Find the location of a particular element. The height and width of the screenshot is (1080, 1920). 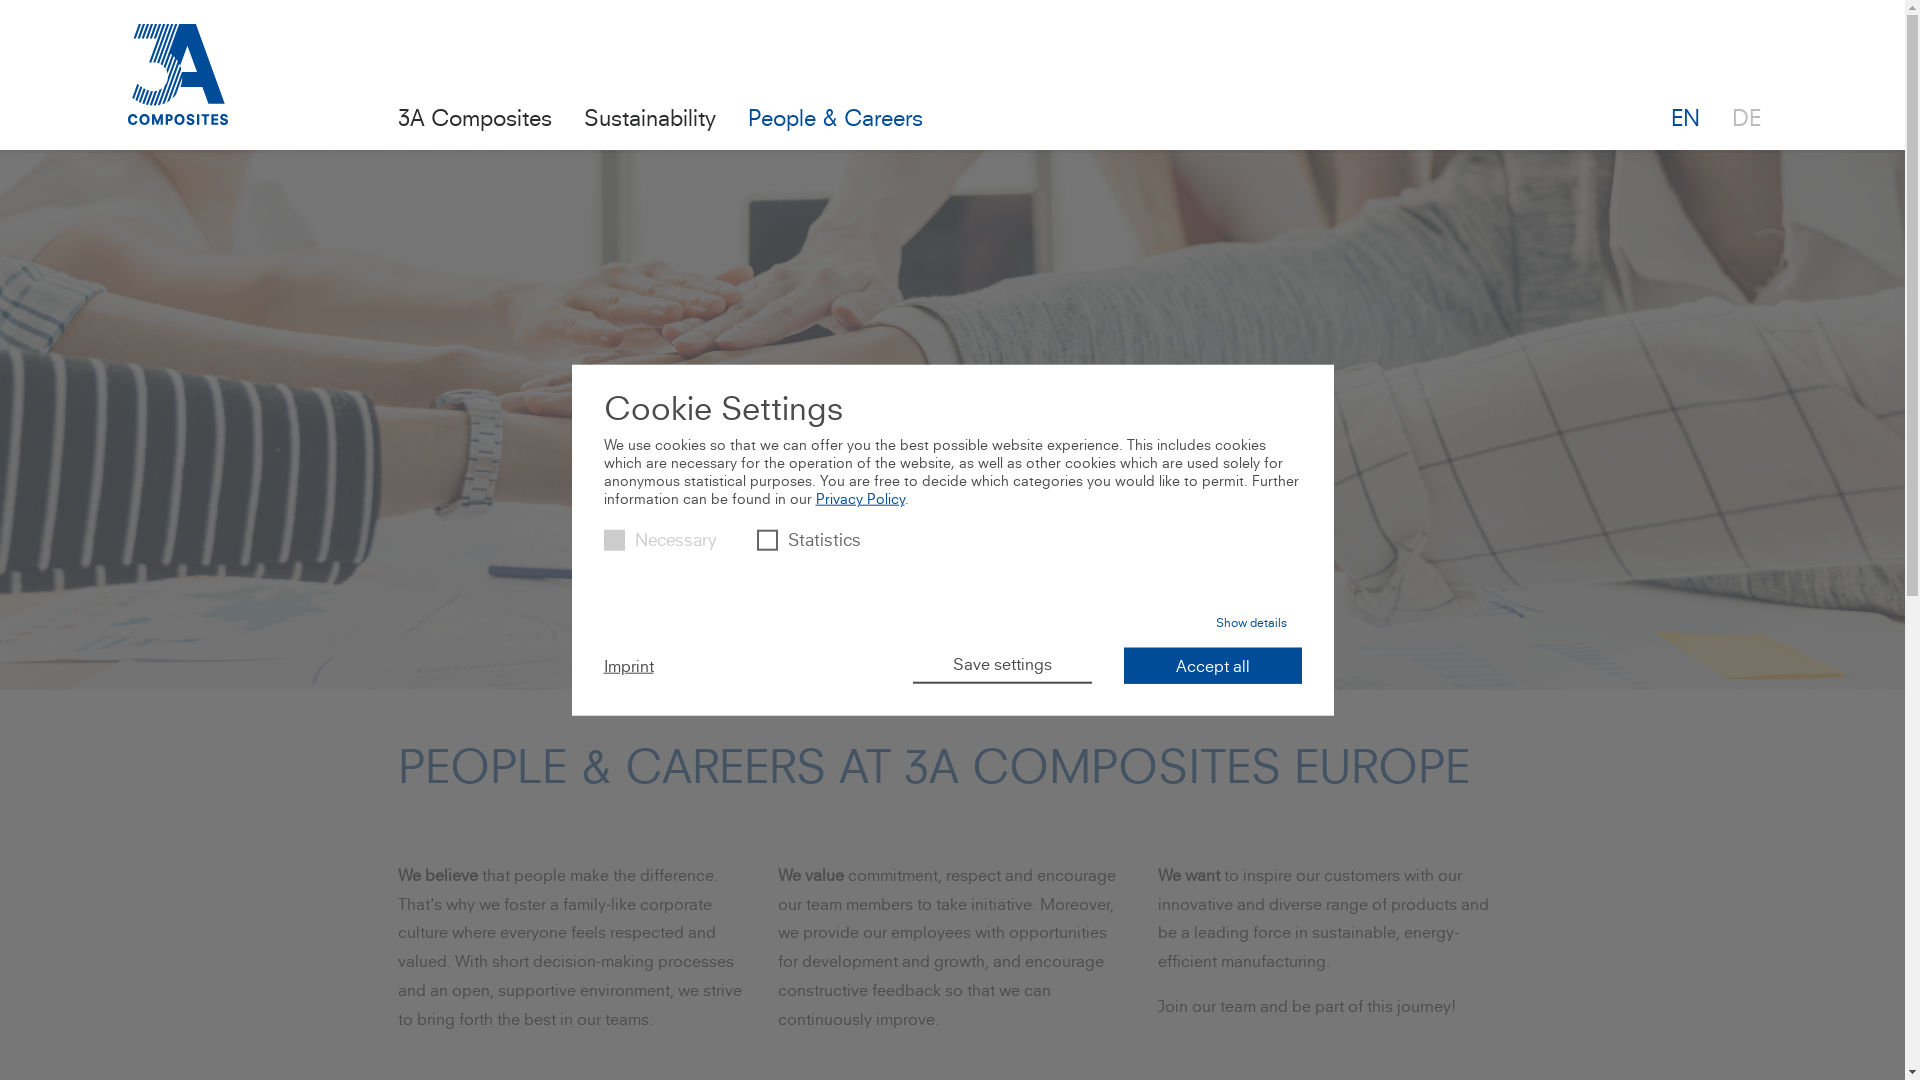

'Save settings' is located at coordinates (1001, 664).